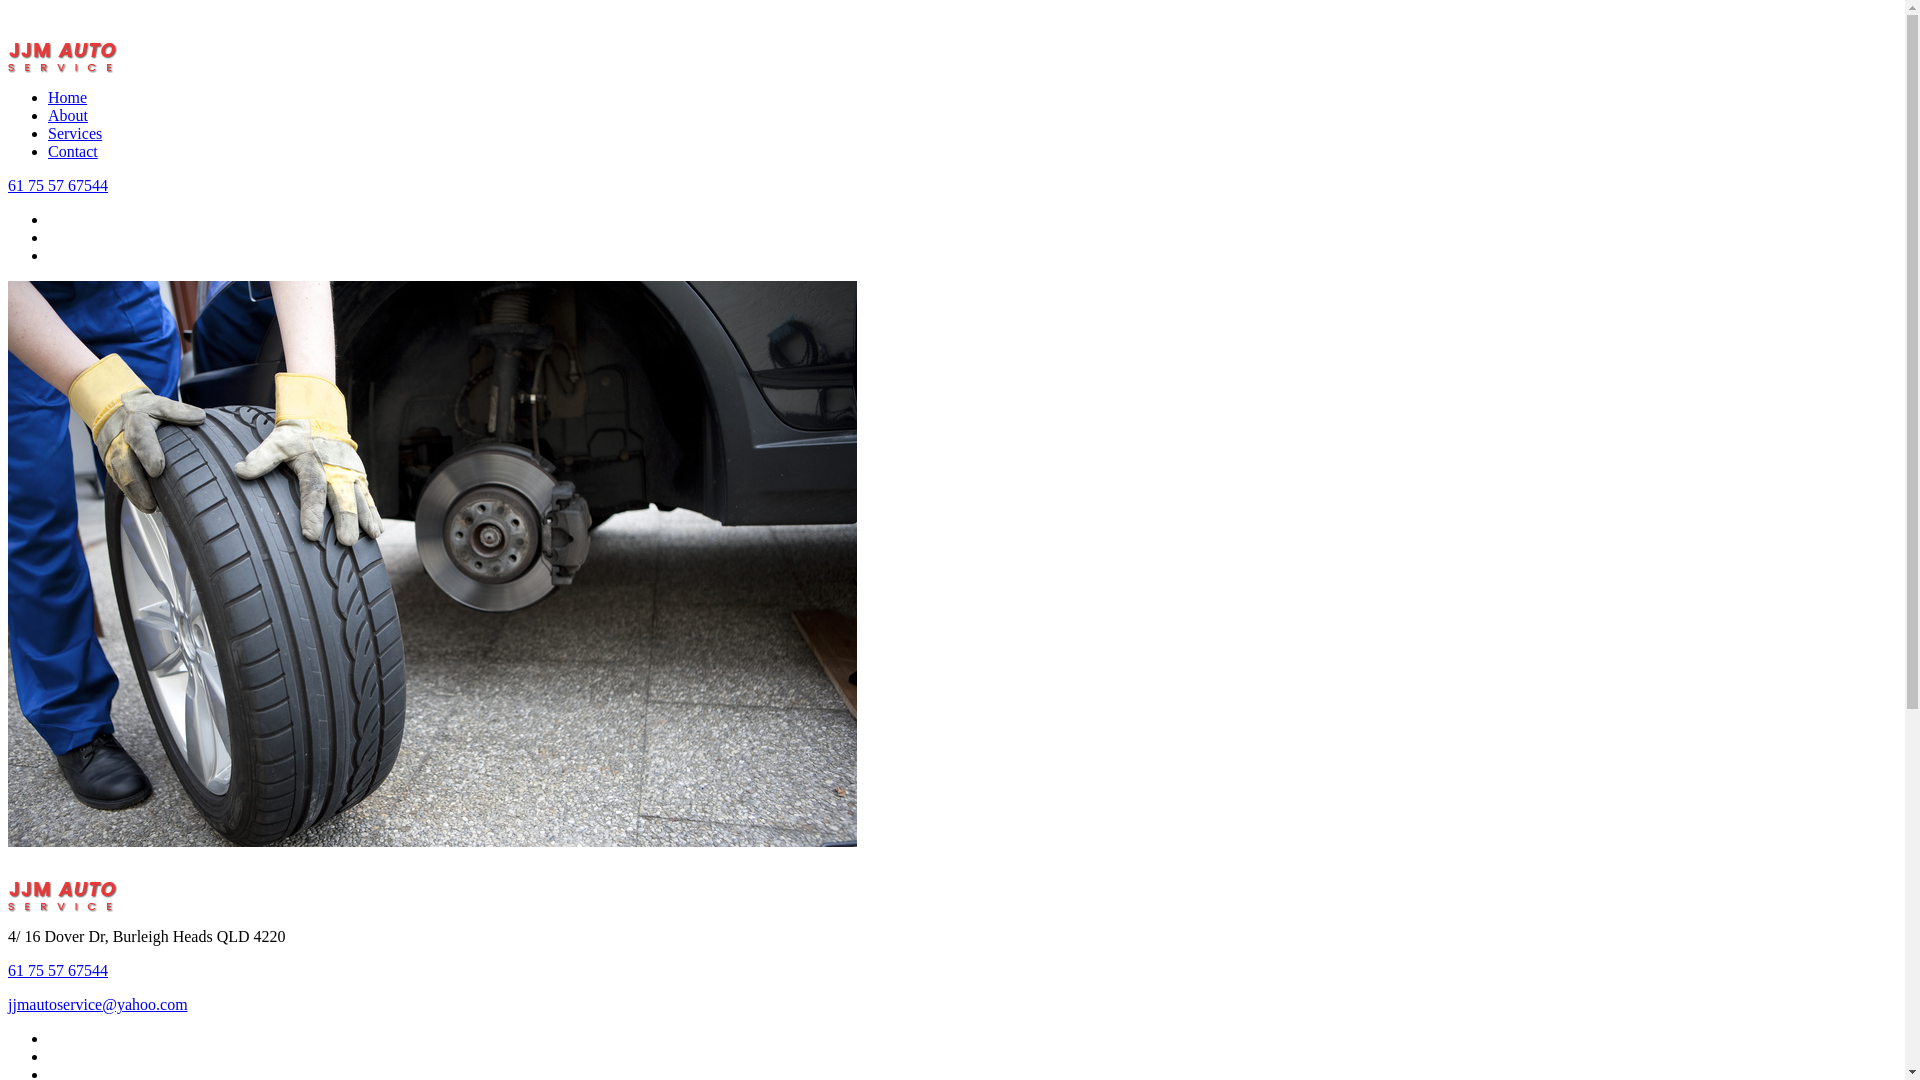 Image resolution: width=1920 pixels, height=1080 pixels. Describe the element at coordinates (57, 185) in the screenshot. I see `'61 75 57 67544'` at that location.